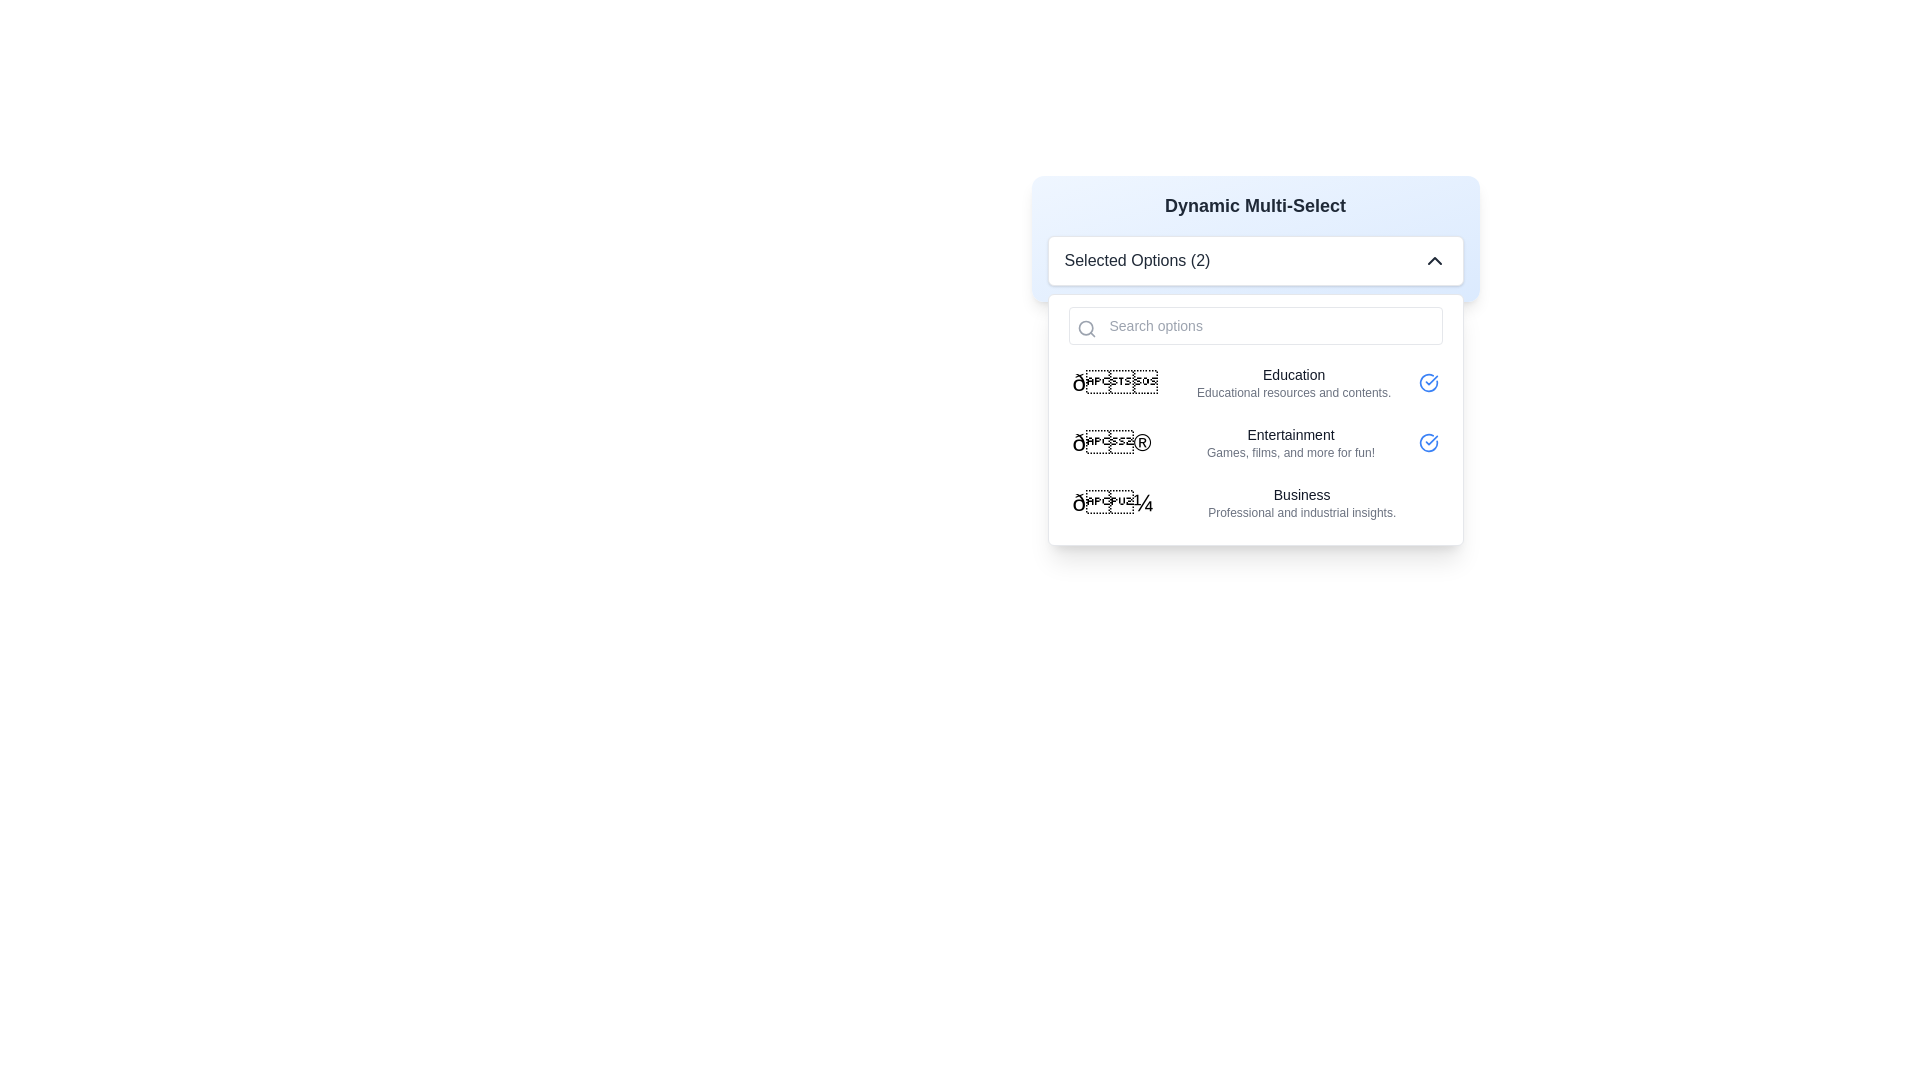 The image size is (1920, 1080). What do you see at coordinates (1291, 434) in the screenshot?
I see `the 'Entertainment' category text label in the 'Dynamic Multi-Select' dropdown list, which is positioned below 'Education' and above 'Business'` at bounding box center [1291, 434].